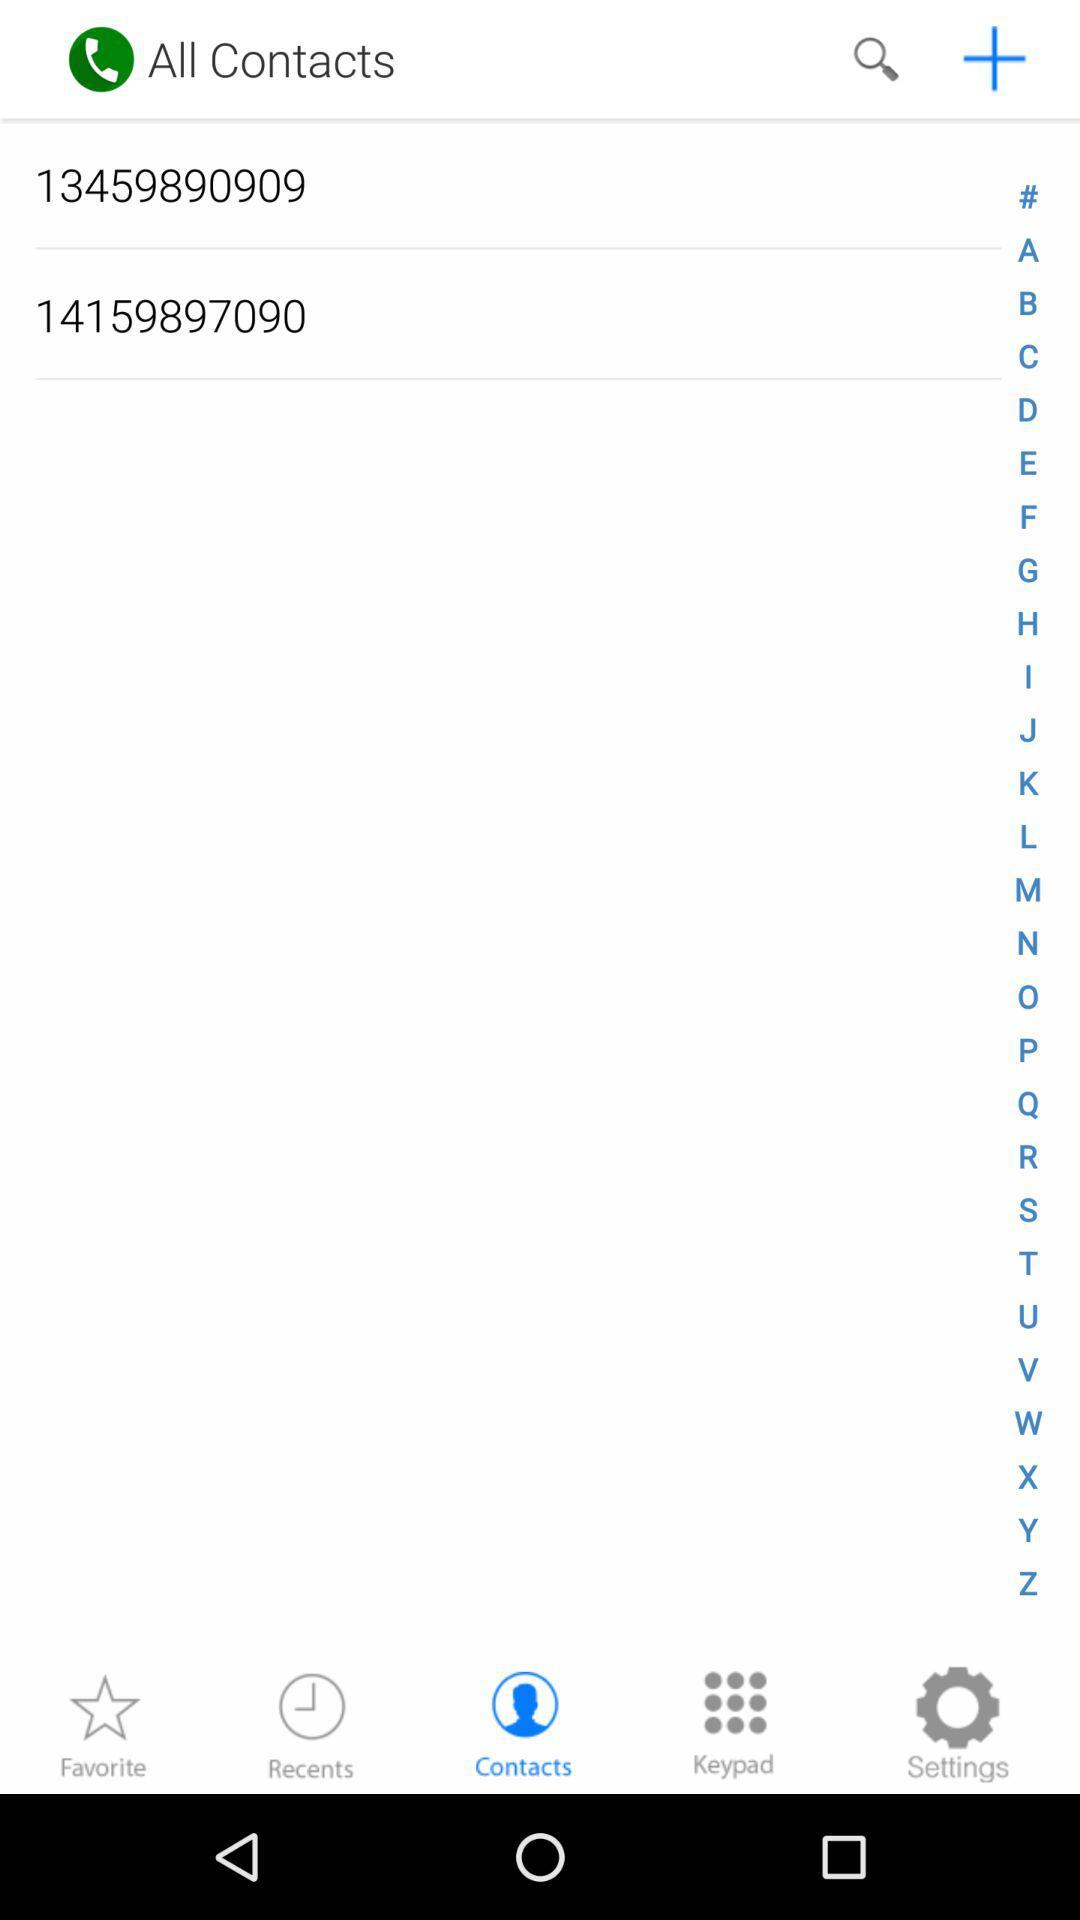 The width and height of the screenshot is (1080, 1920). What do you see at coordinates (956, 1723) in the screenshot?
I see `open settings` at bounding box center [956, 1723].